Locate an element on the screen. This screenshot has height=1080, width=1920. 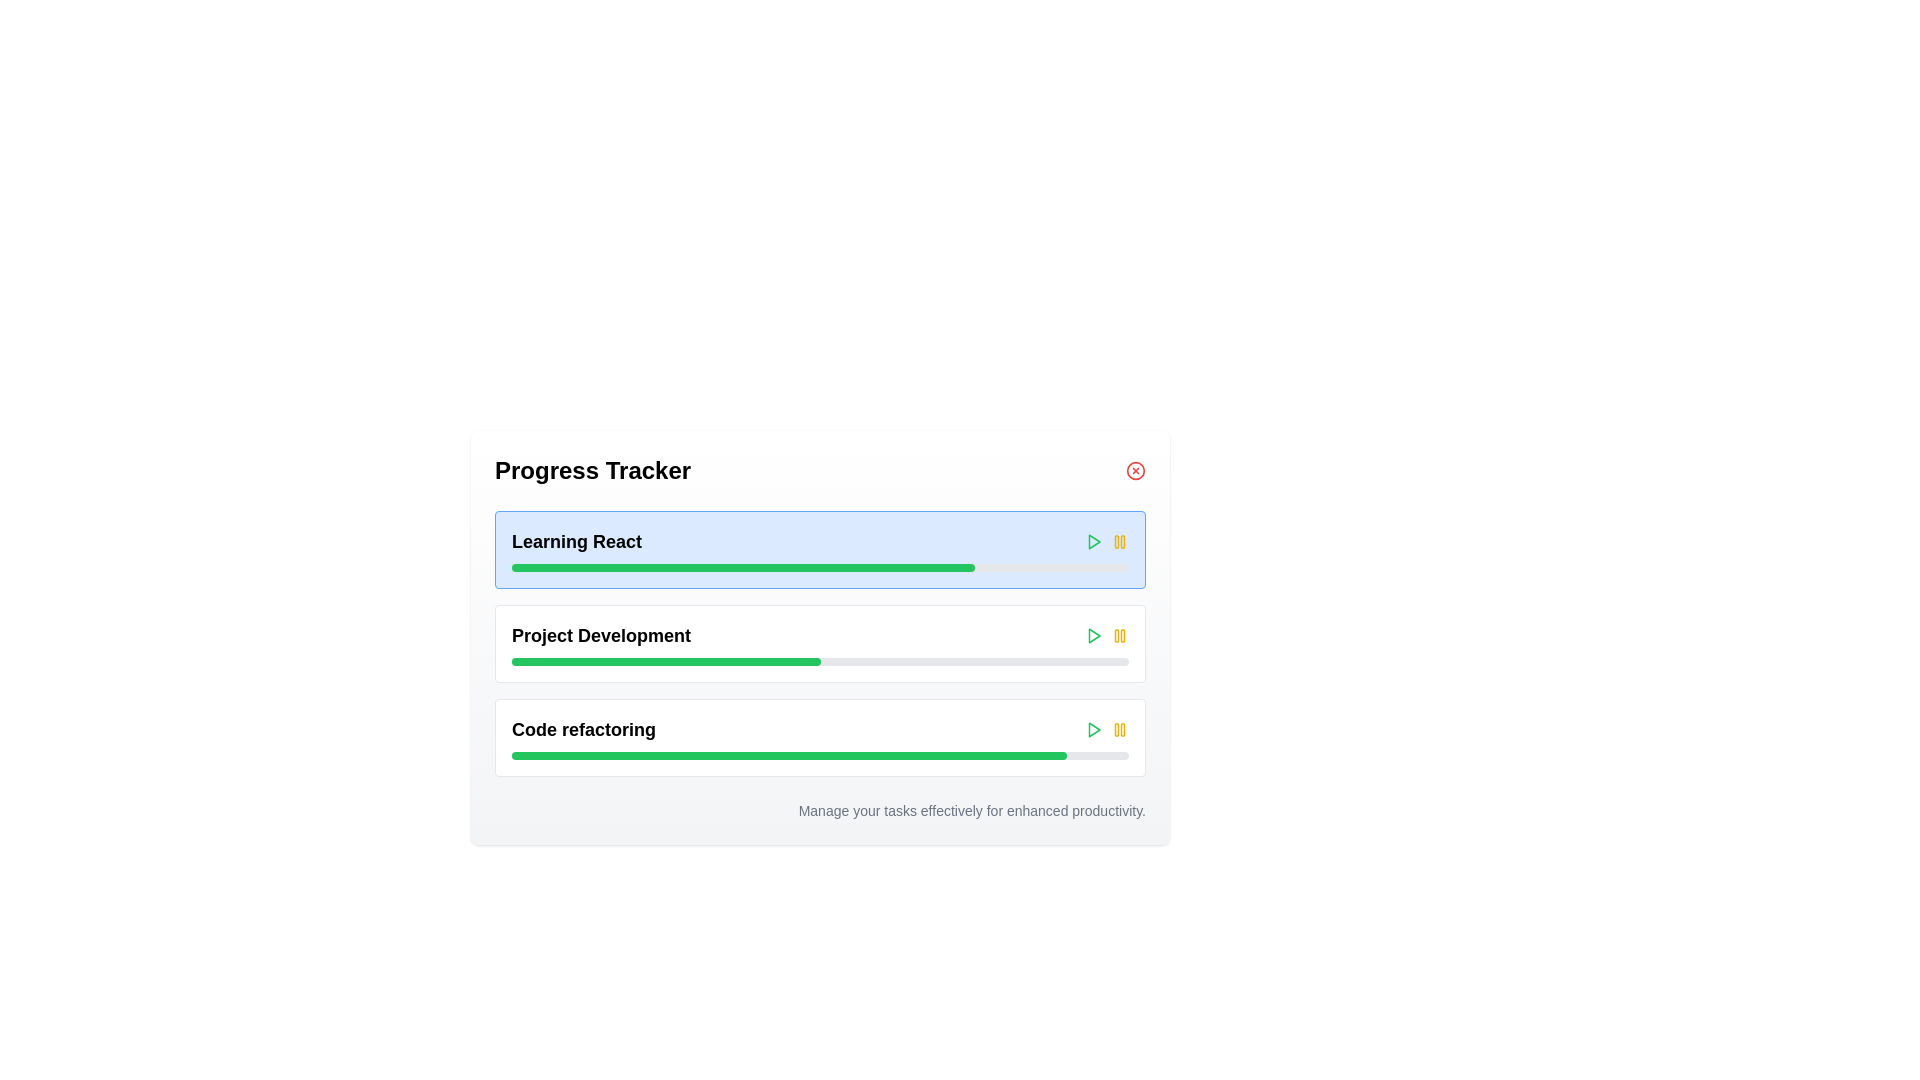
the play button located in the third row of the progress tracker section, aligned to the right of the 'Code refactoring' label, to initiate the play action is located at coordinates (1093, 729).